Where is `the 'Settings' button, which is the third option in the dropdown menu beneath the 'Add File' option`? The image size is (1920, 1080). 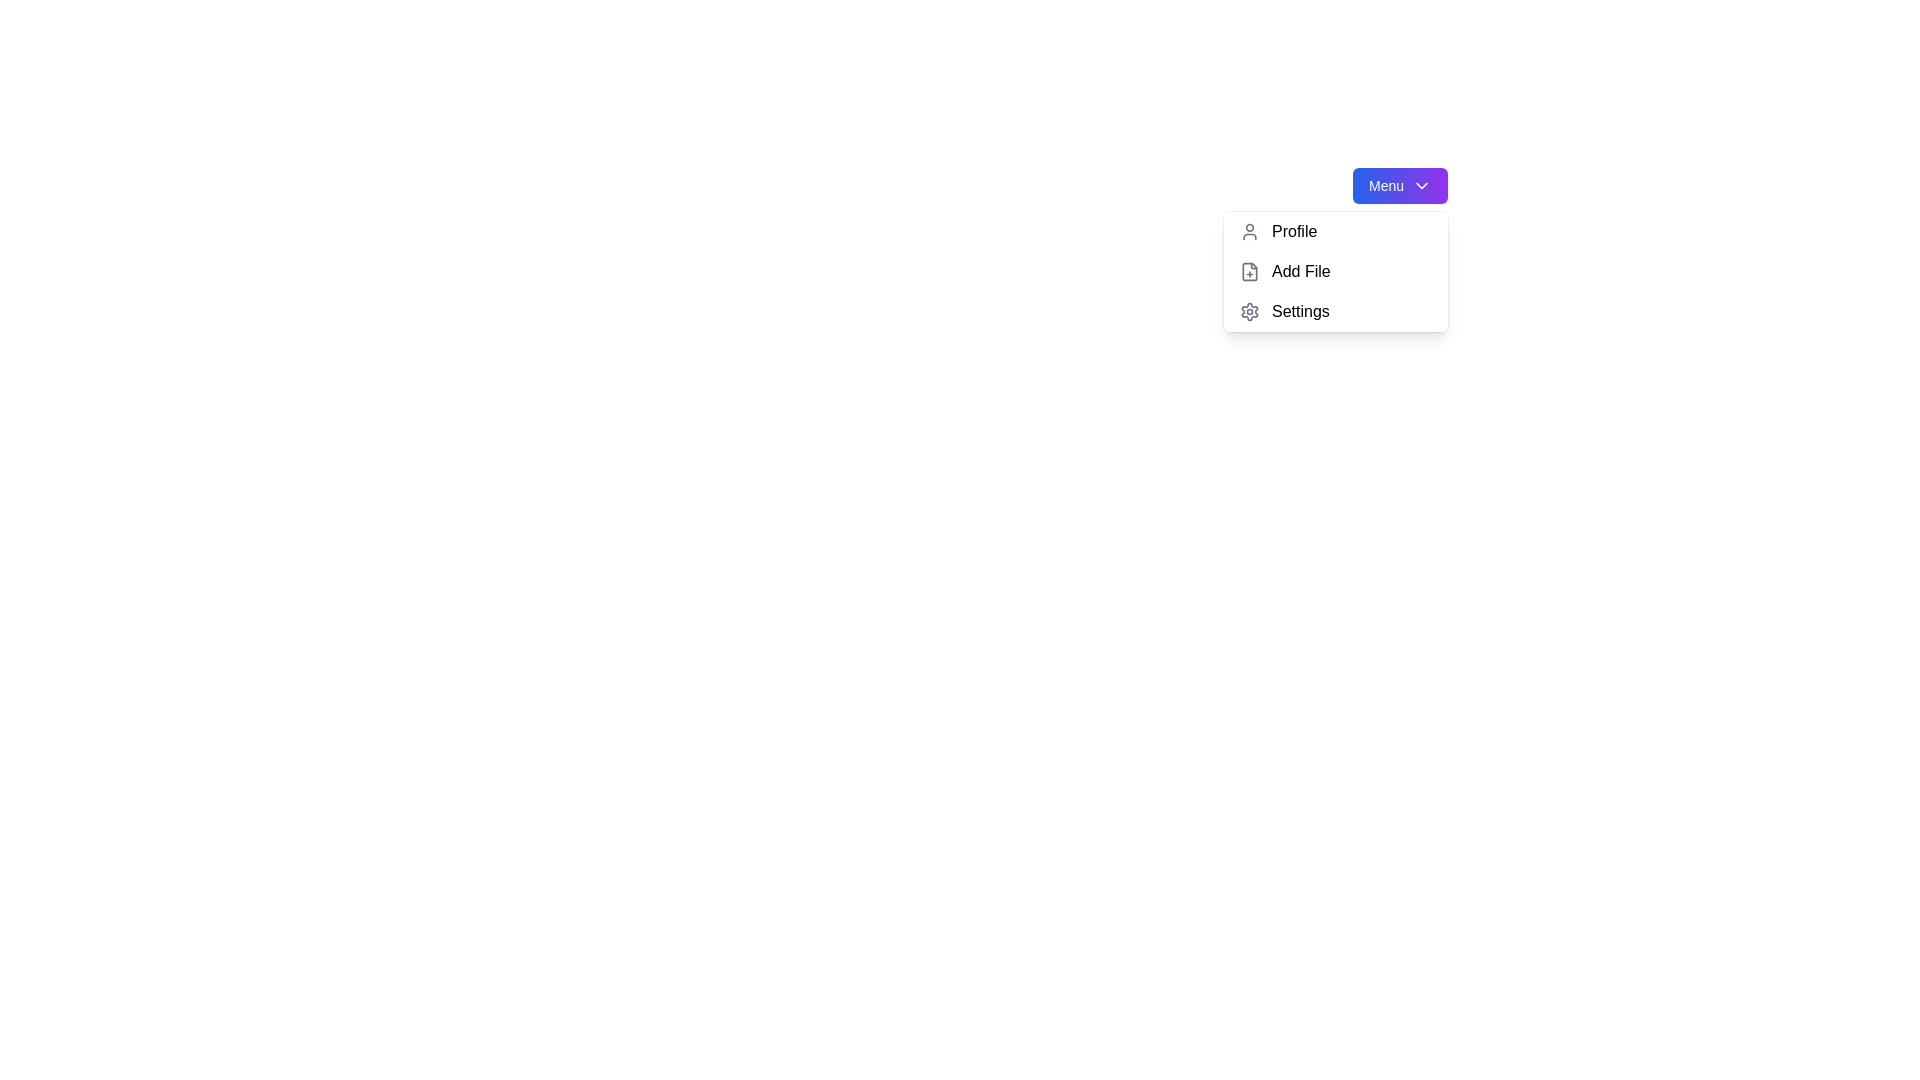
the 'Settings' button, which is the third option in the dropdown menu beneath the 'Add File' option is located at coordinates (1335, 312).